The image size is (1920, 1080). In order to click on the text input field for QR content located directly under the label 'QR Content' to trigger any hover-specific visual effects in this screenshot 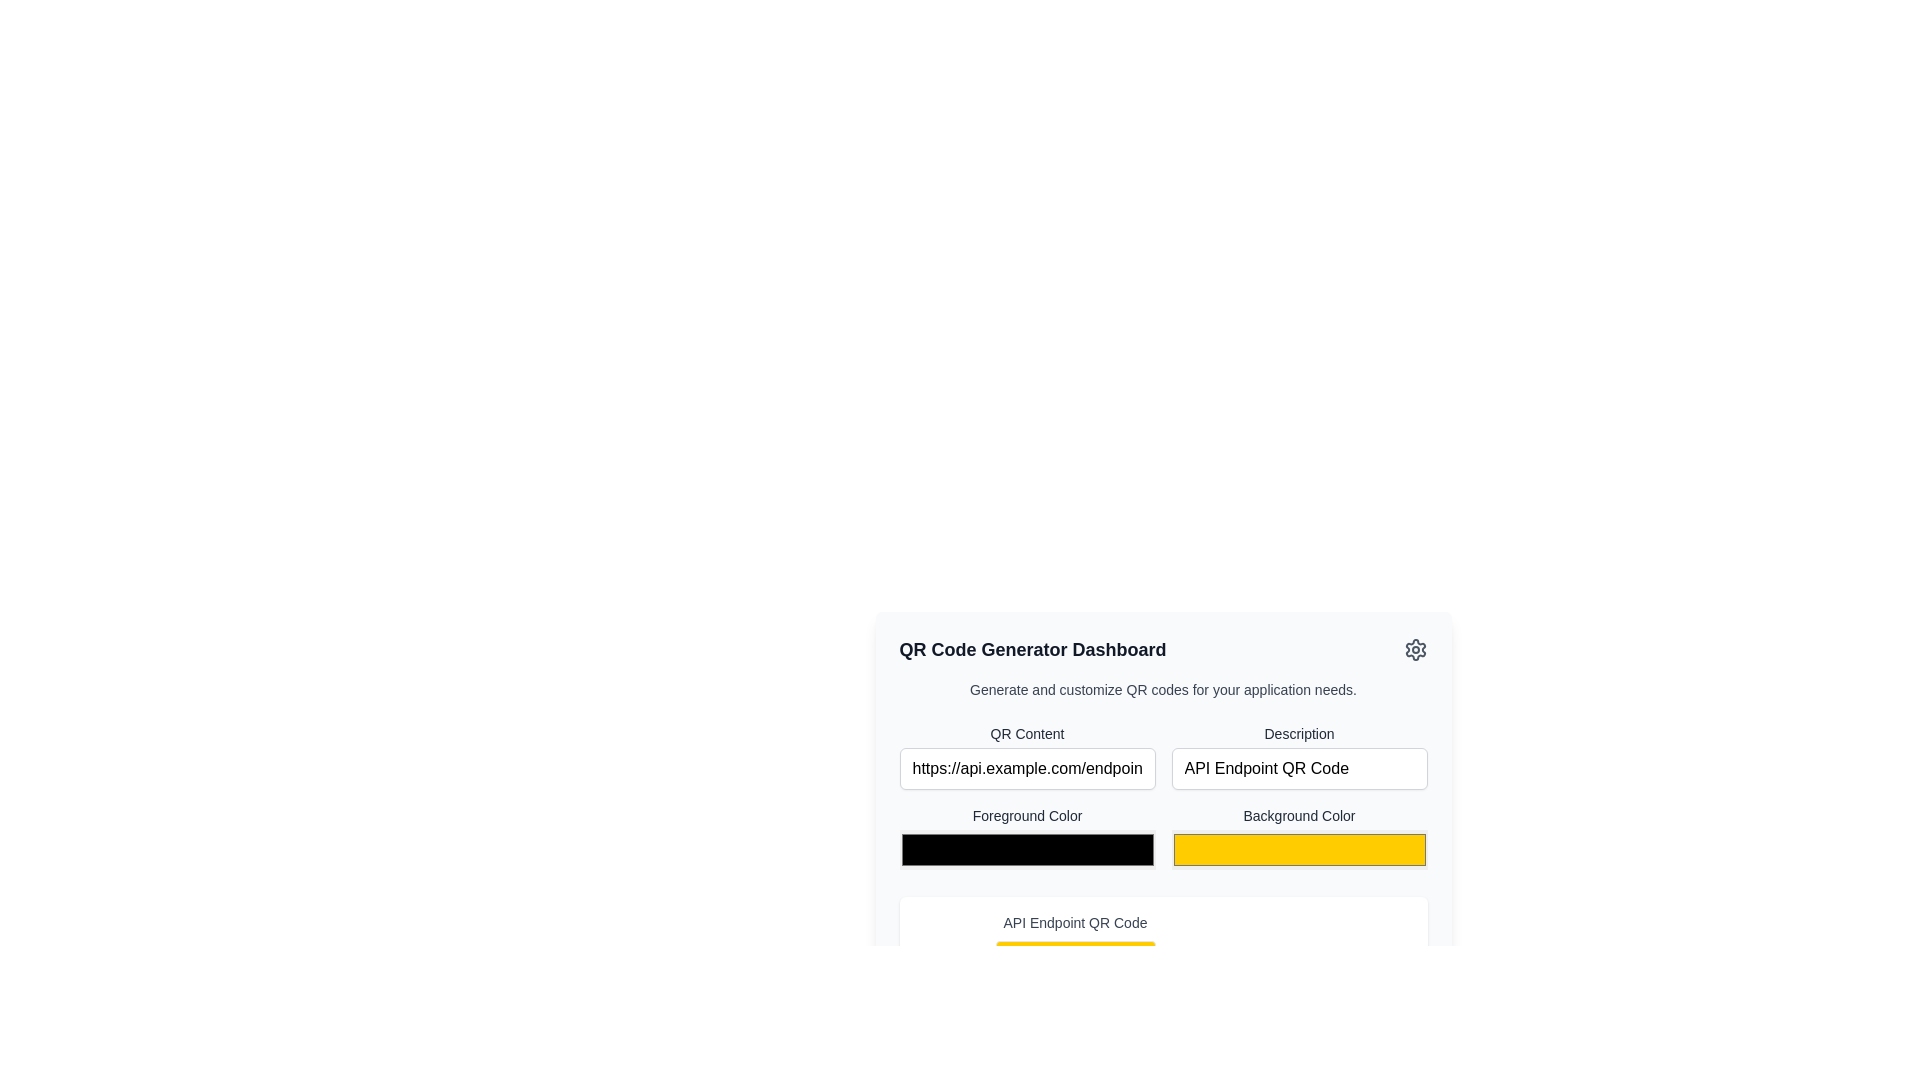, I will do `click(1027, 756)`.